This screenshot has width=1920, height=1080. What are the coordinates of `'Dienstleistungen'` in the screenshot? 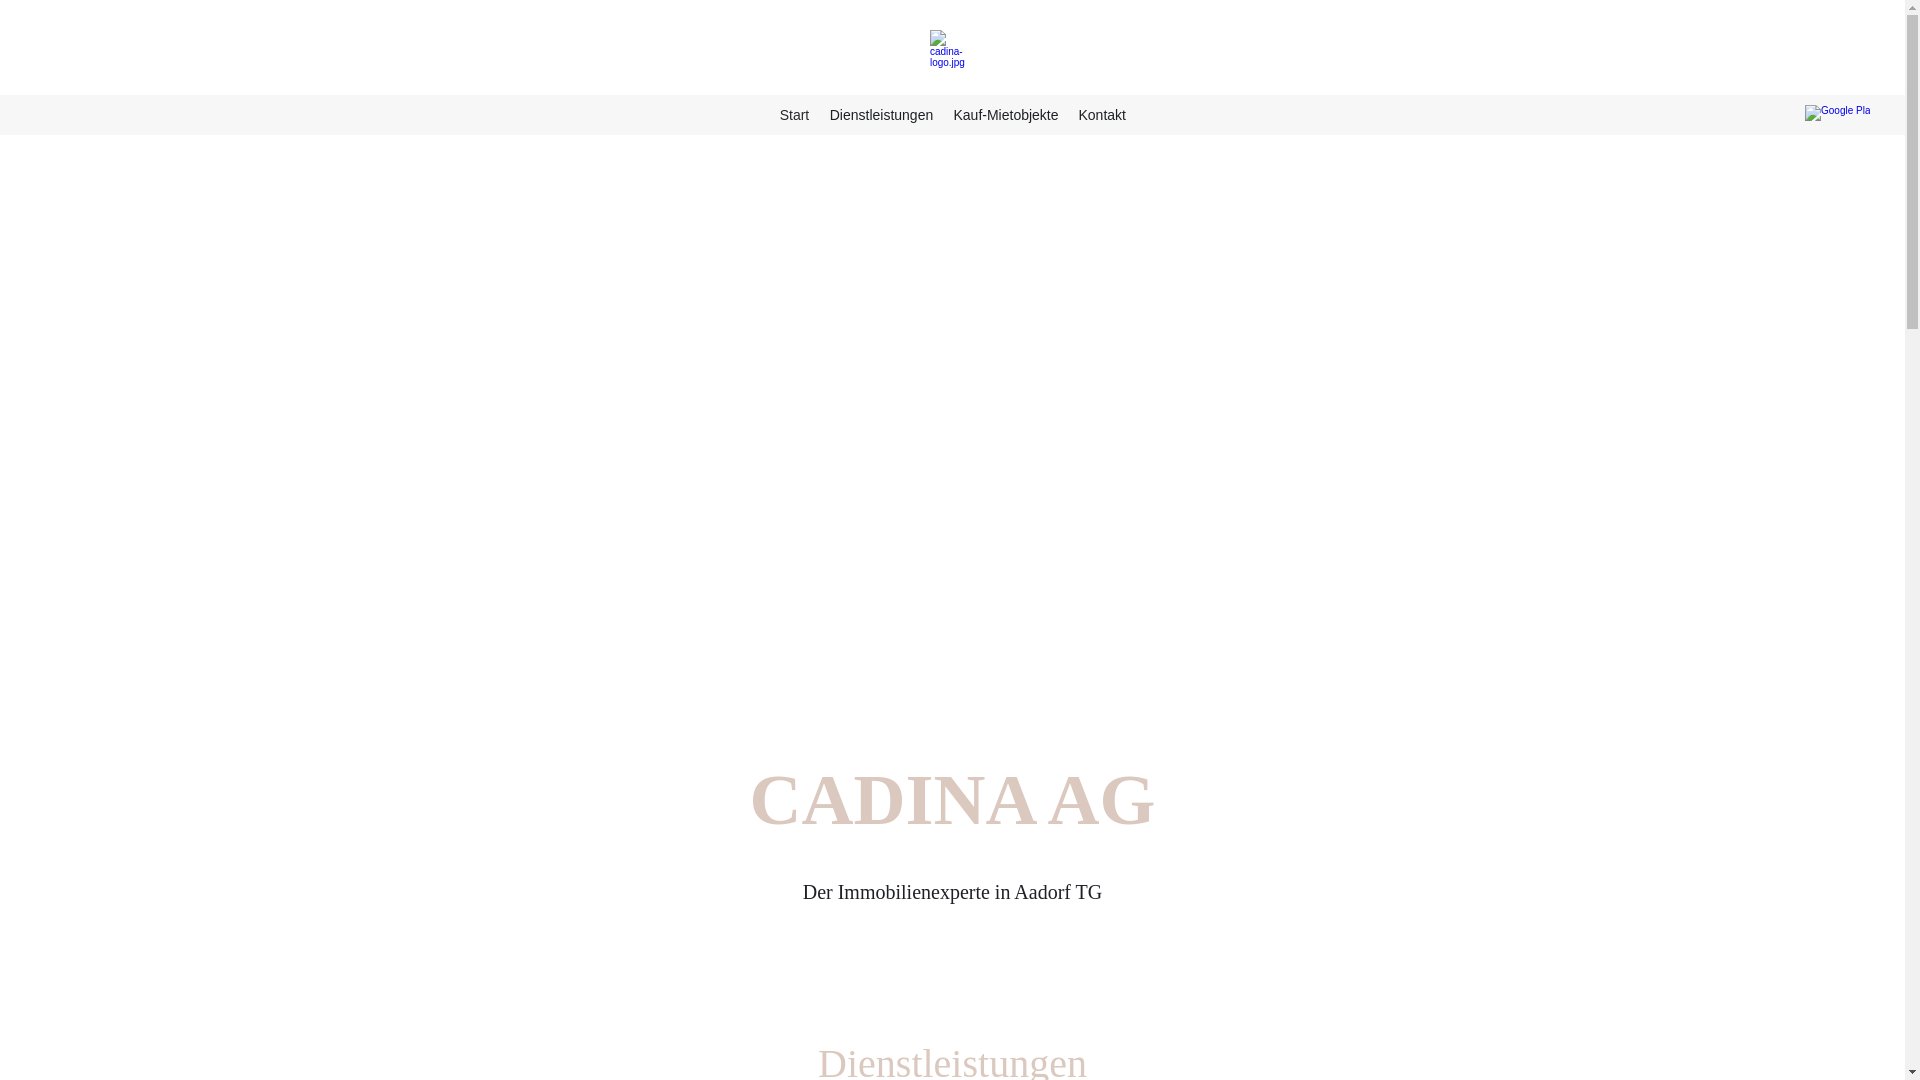 It's located at (819, 115).